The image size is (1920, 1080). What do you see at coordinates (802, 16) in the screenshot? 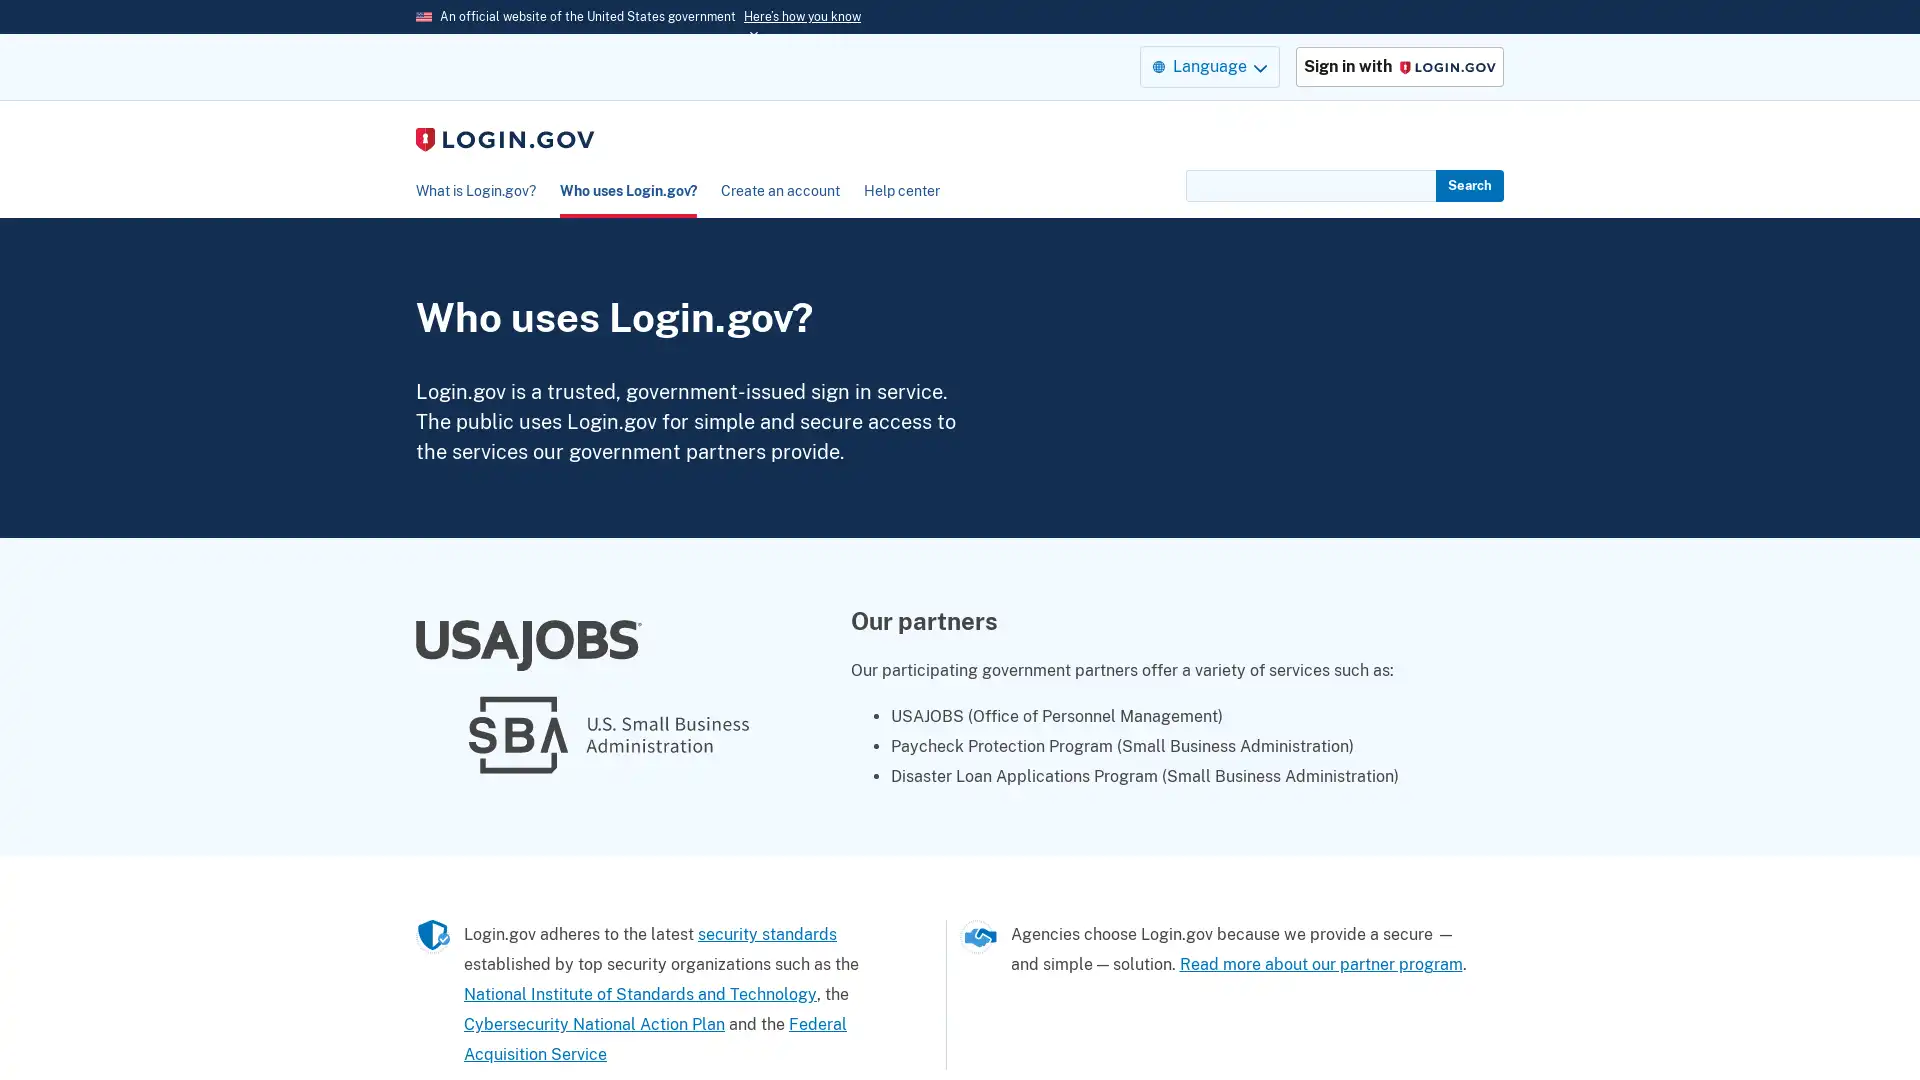
I see `Heres how you know` at bounding box center [802, 16].